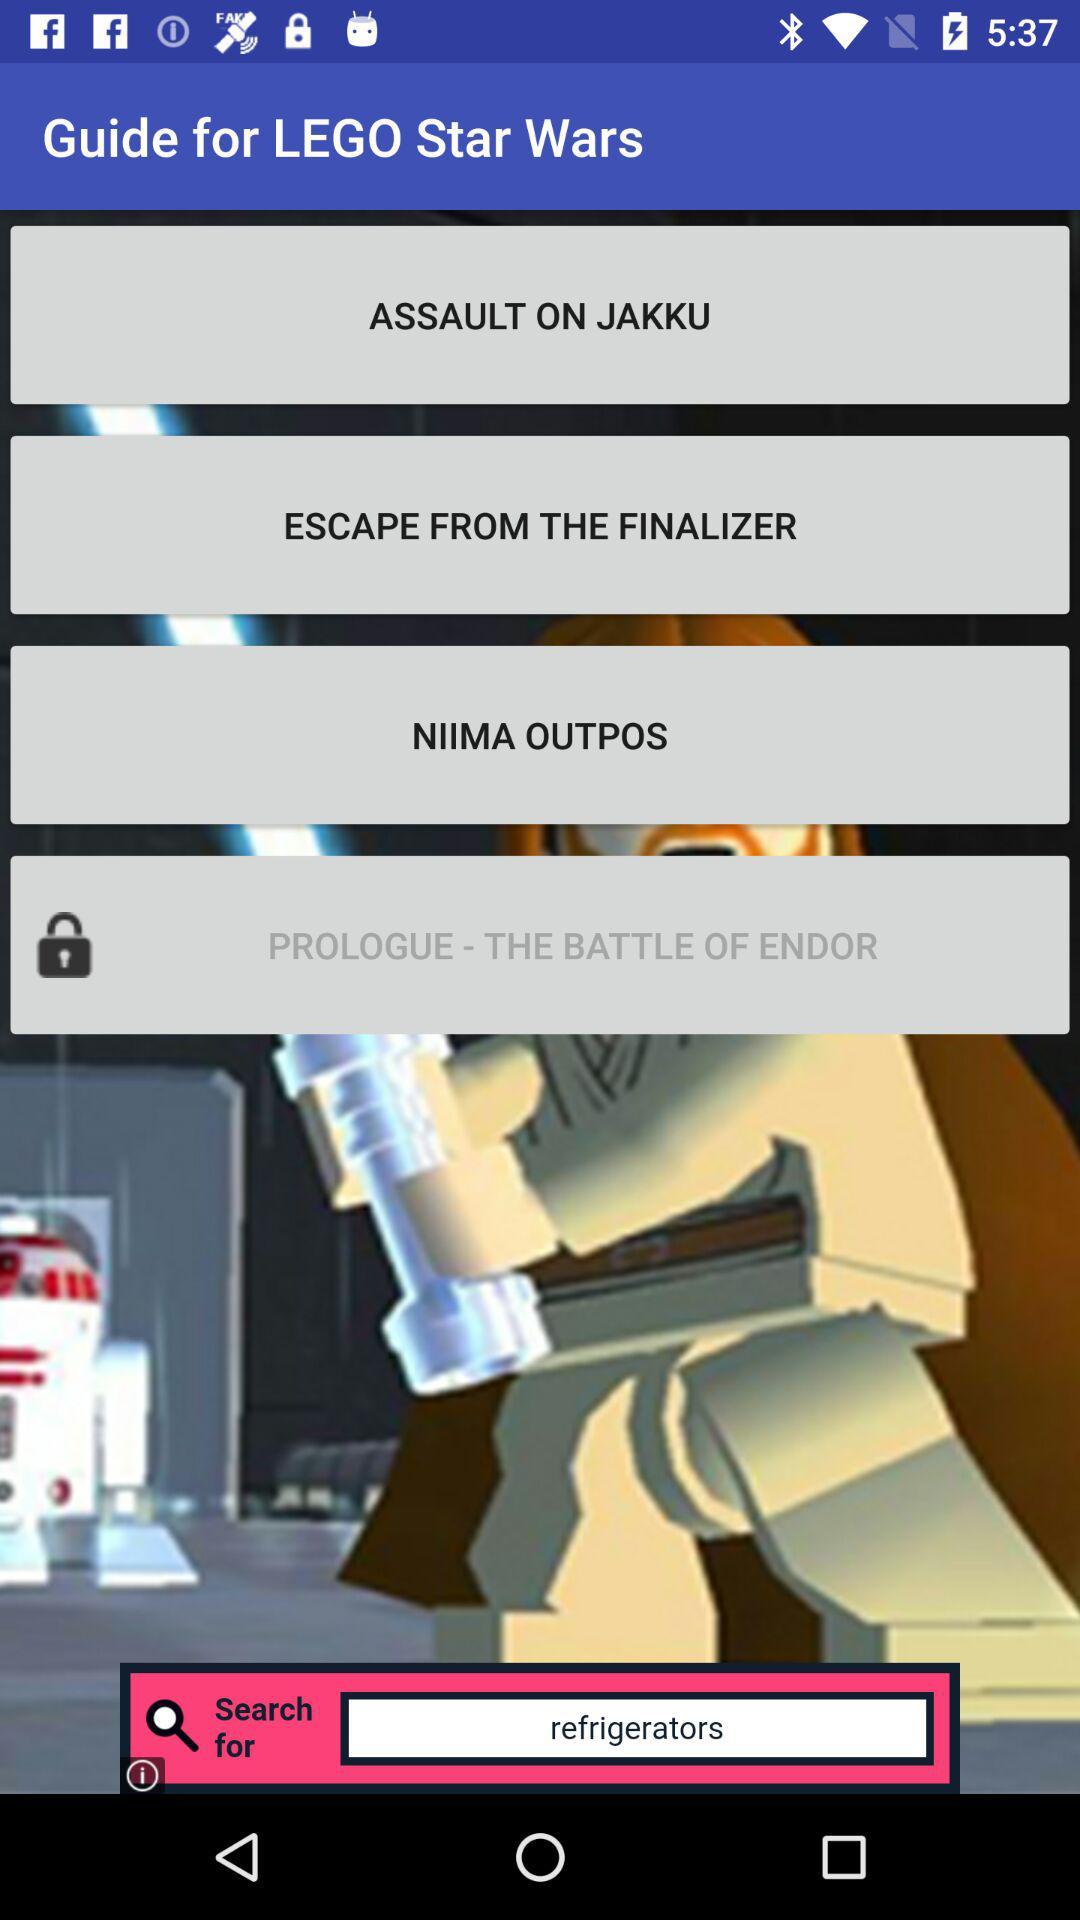 The image size is (1080, 1920). I want to click on adsto watch, so click(540, 1727).